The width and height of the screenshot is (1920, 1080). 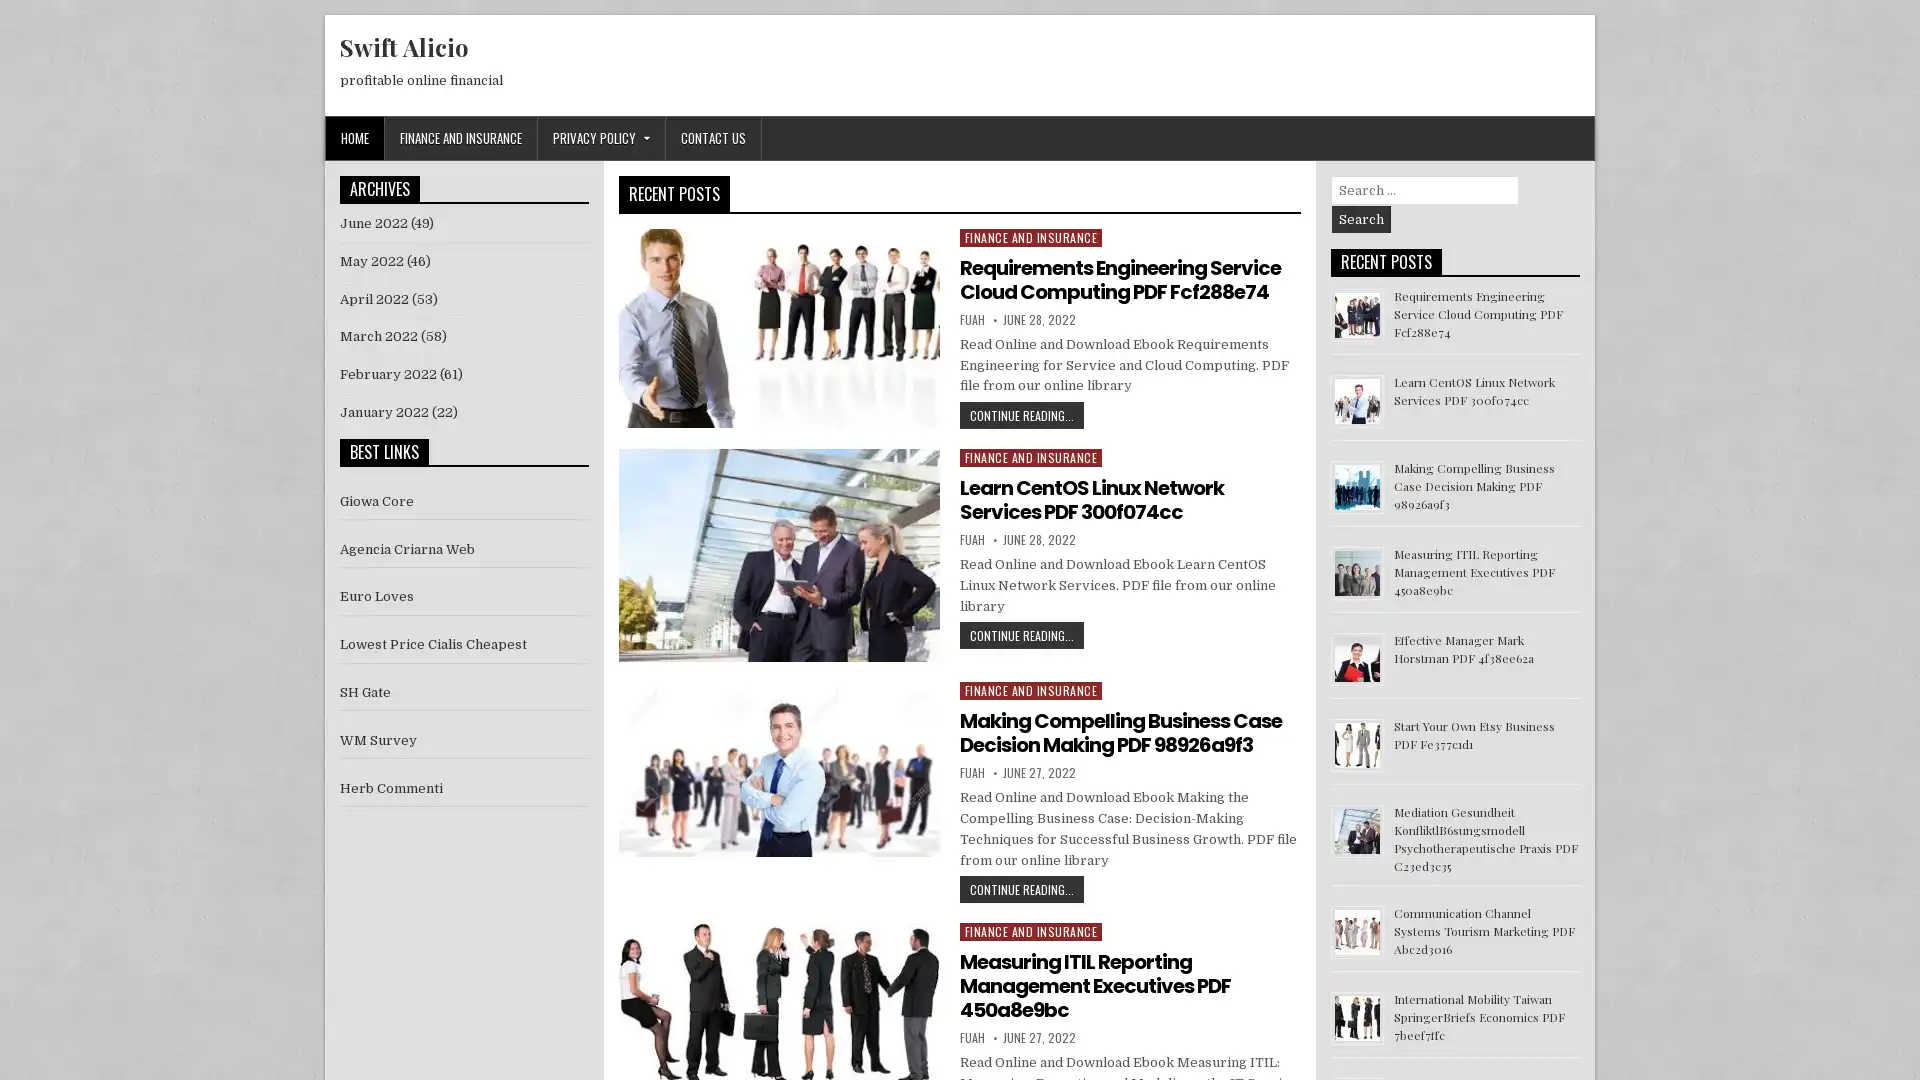 I want to click on Search, so click(x=1360, y=219).